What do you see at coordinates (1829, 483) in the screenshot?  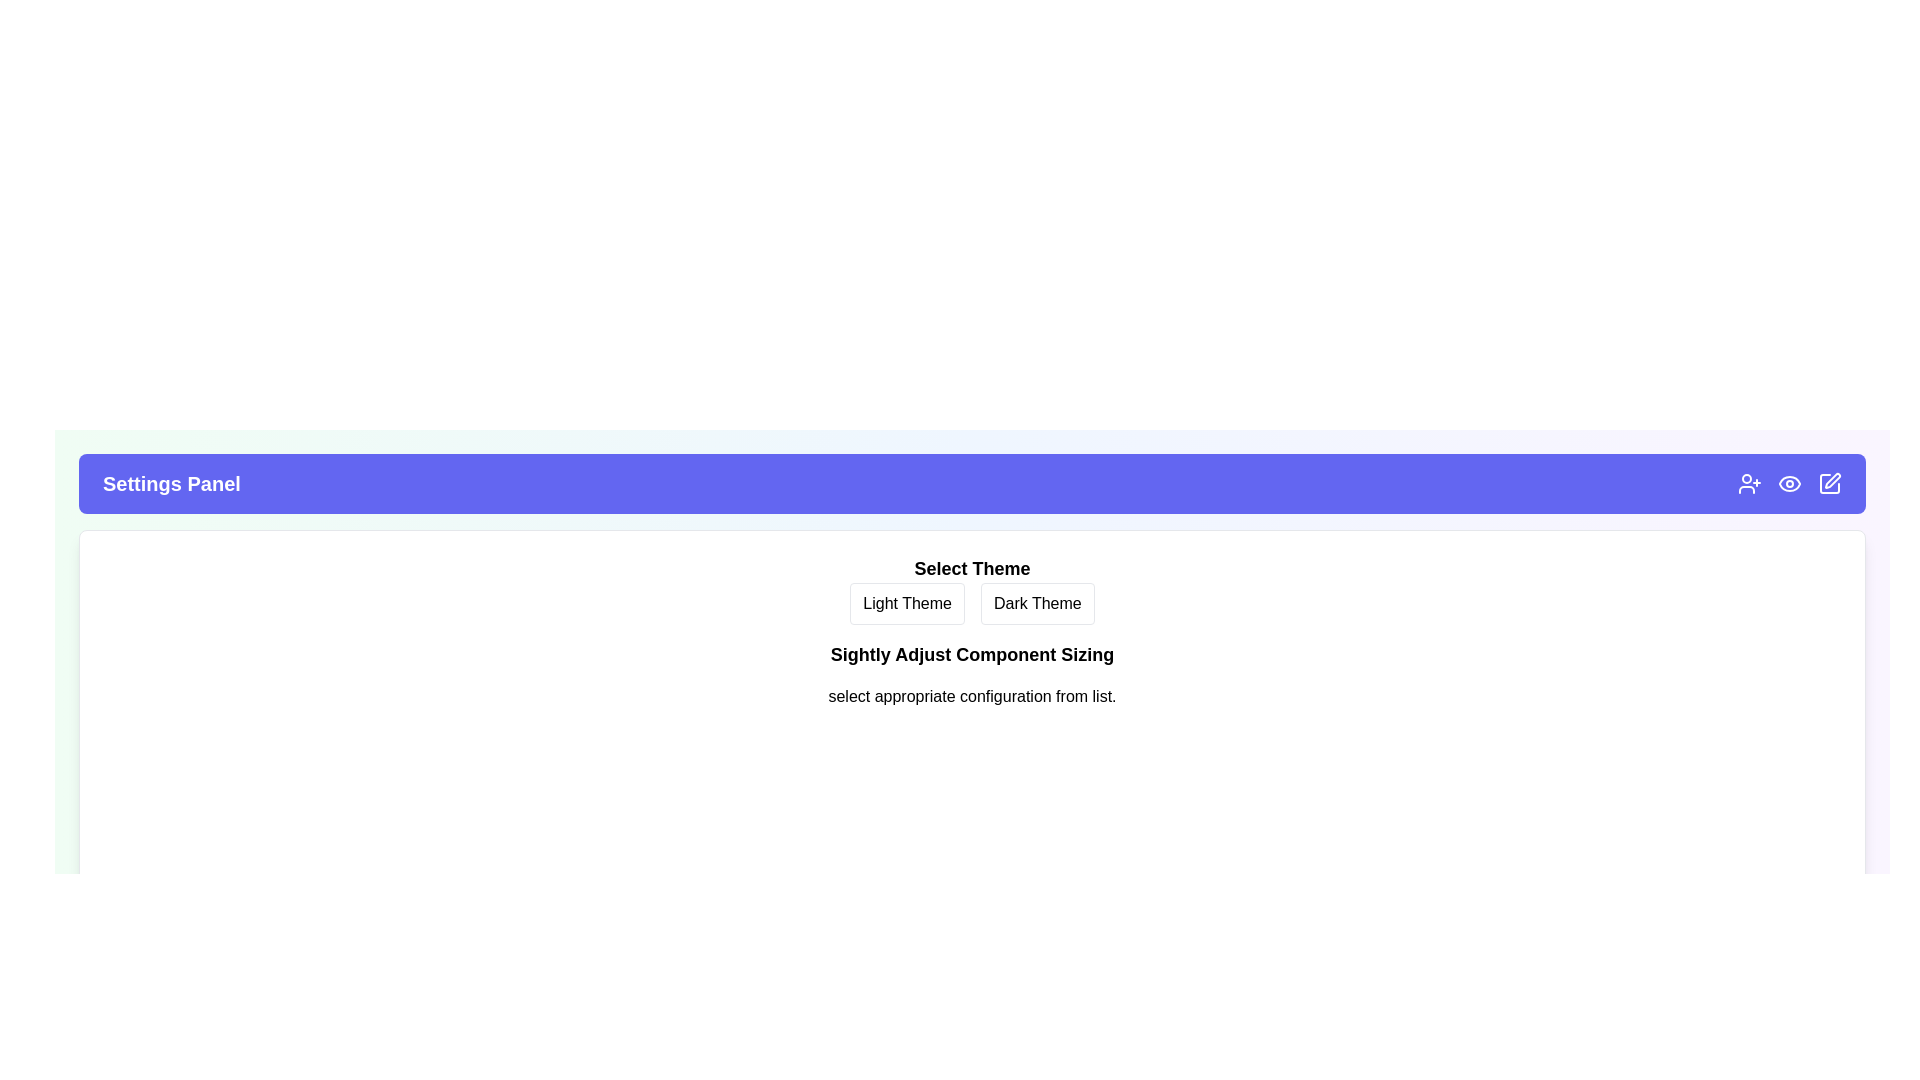 I see `the graphical icon representing an action in the top-right of the interface` at bounding box center [1829, 483].